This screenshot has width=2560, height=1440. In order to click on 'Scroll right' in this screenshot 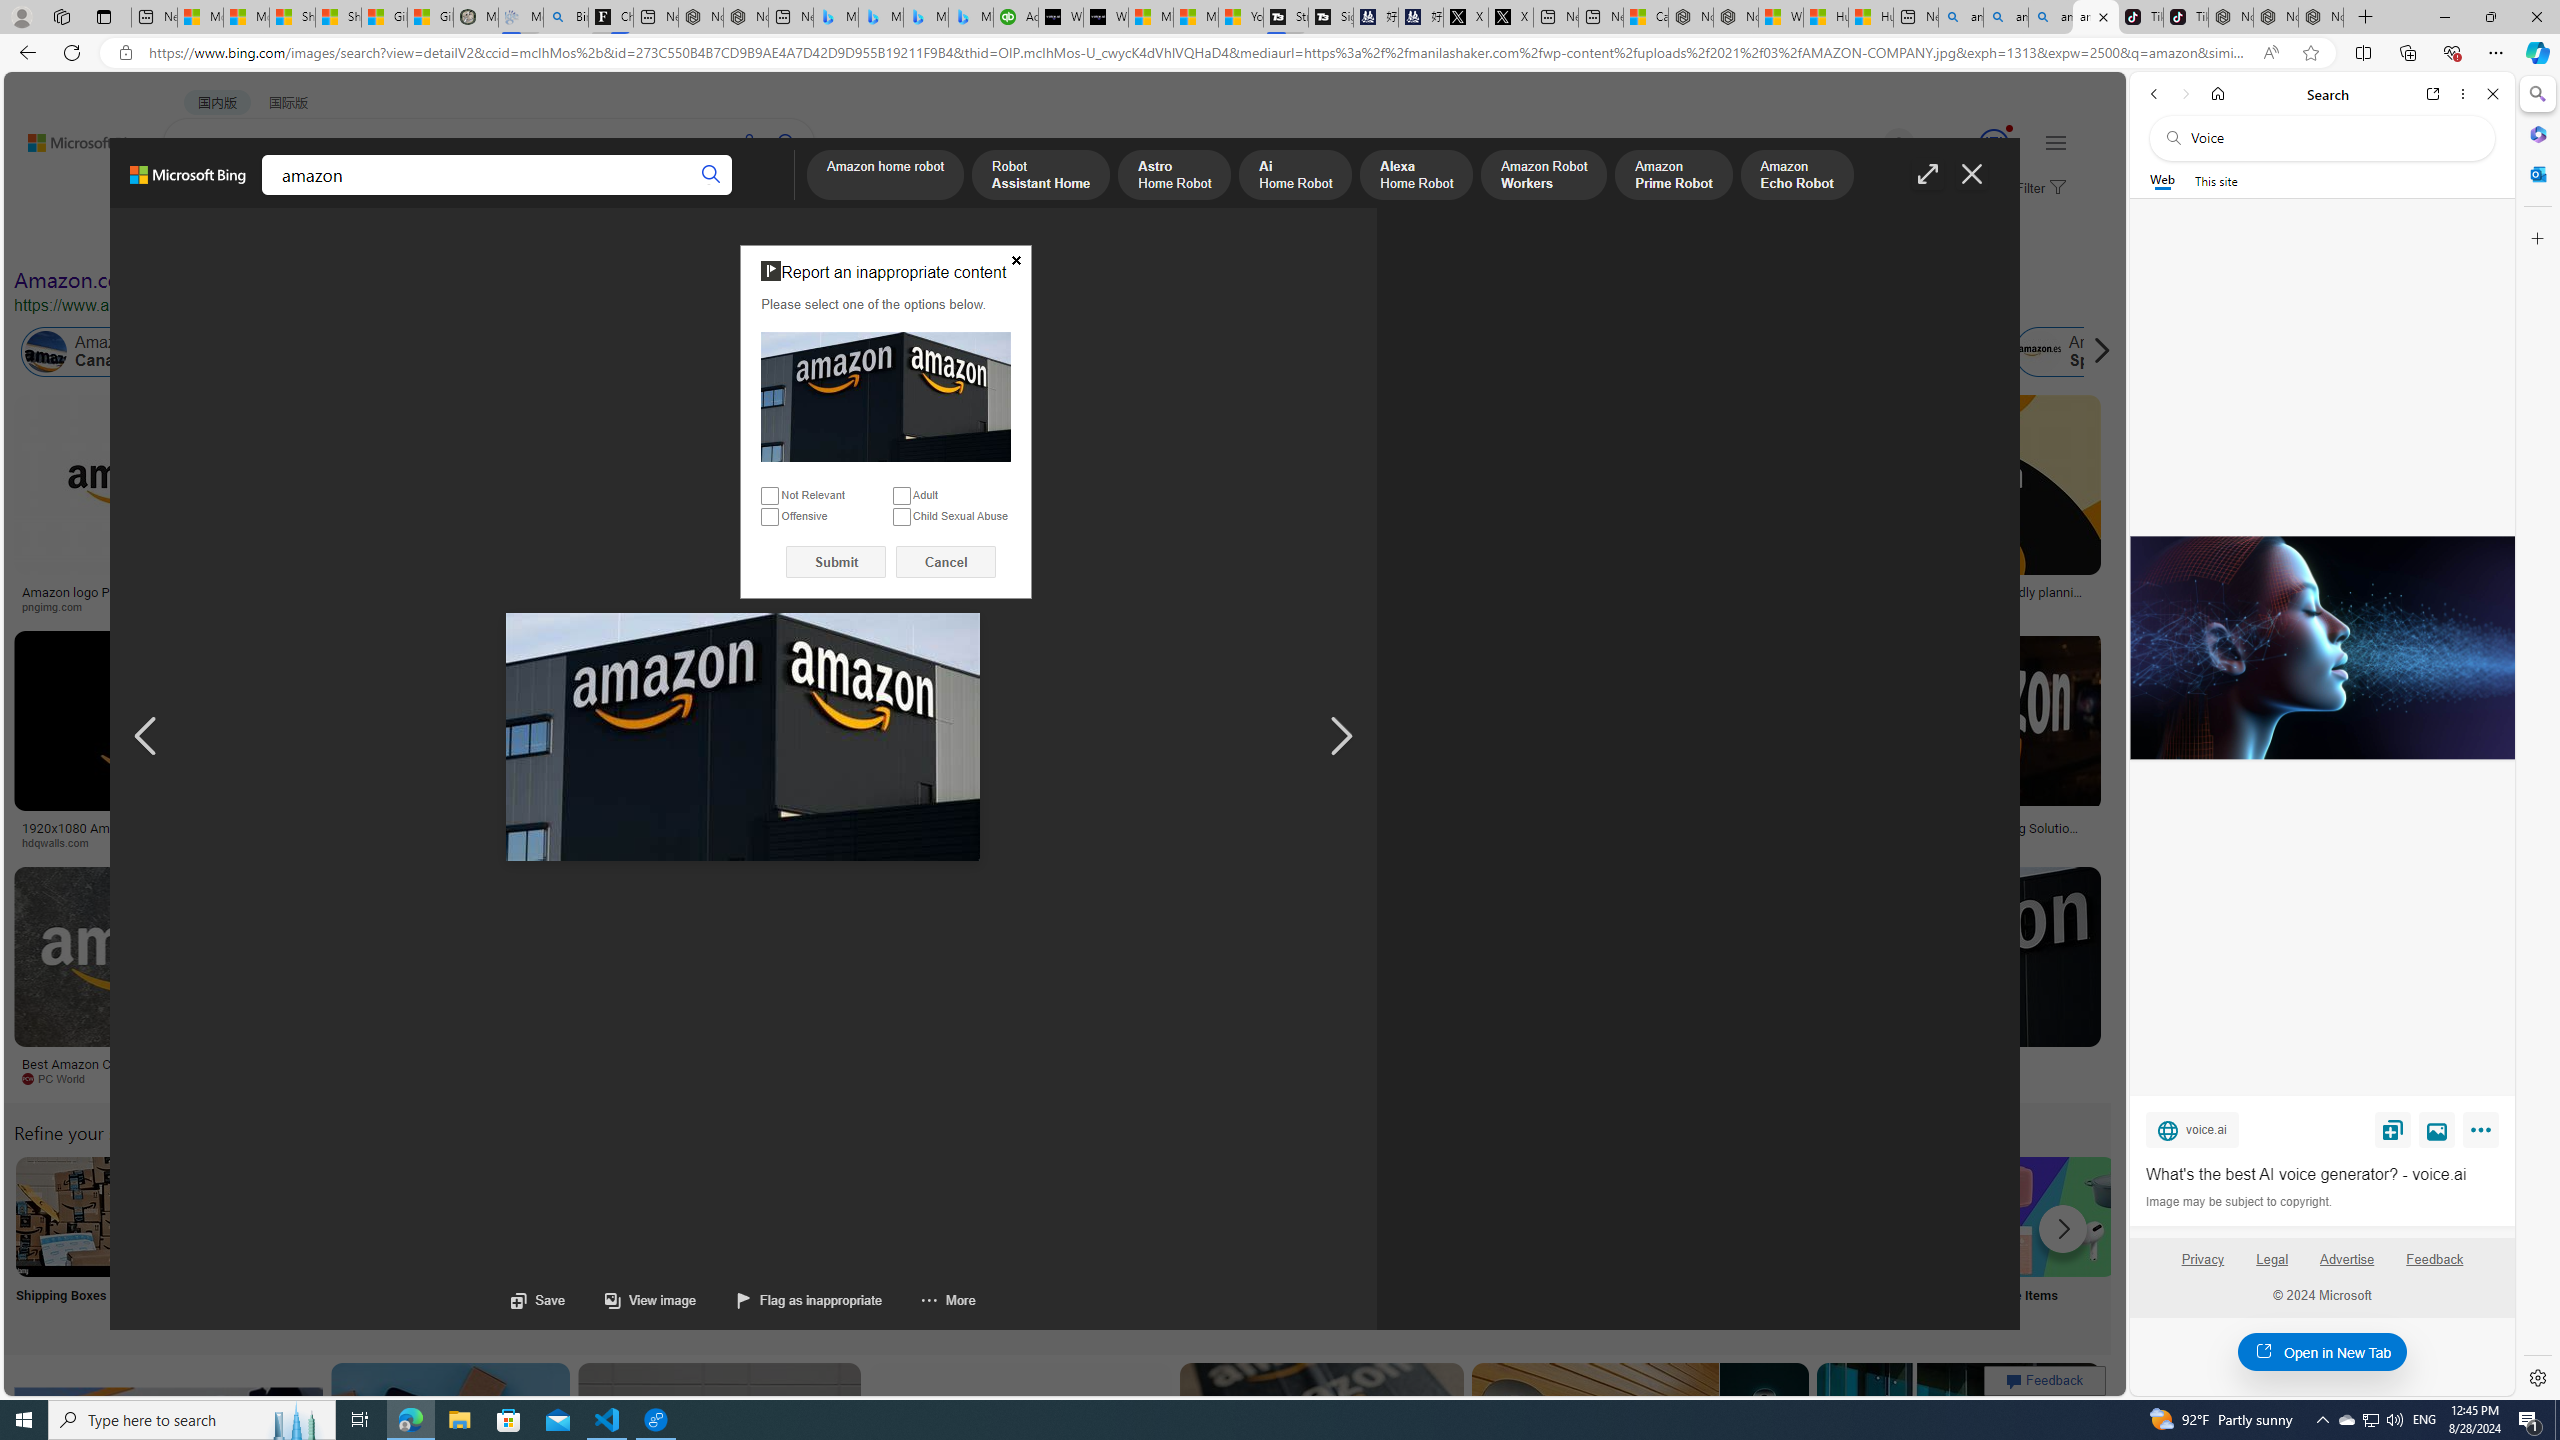, I will do `click(2095, 352)`.